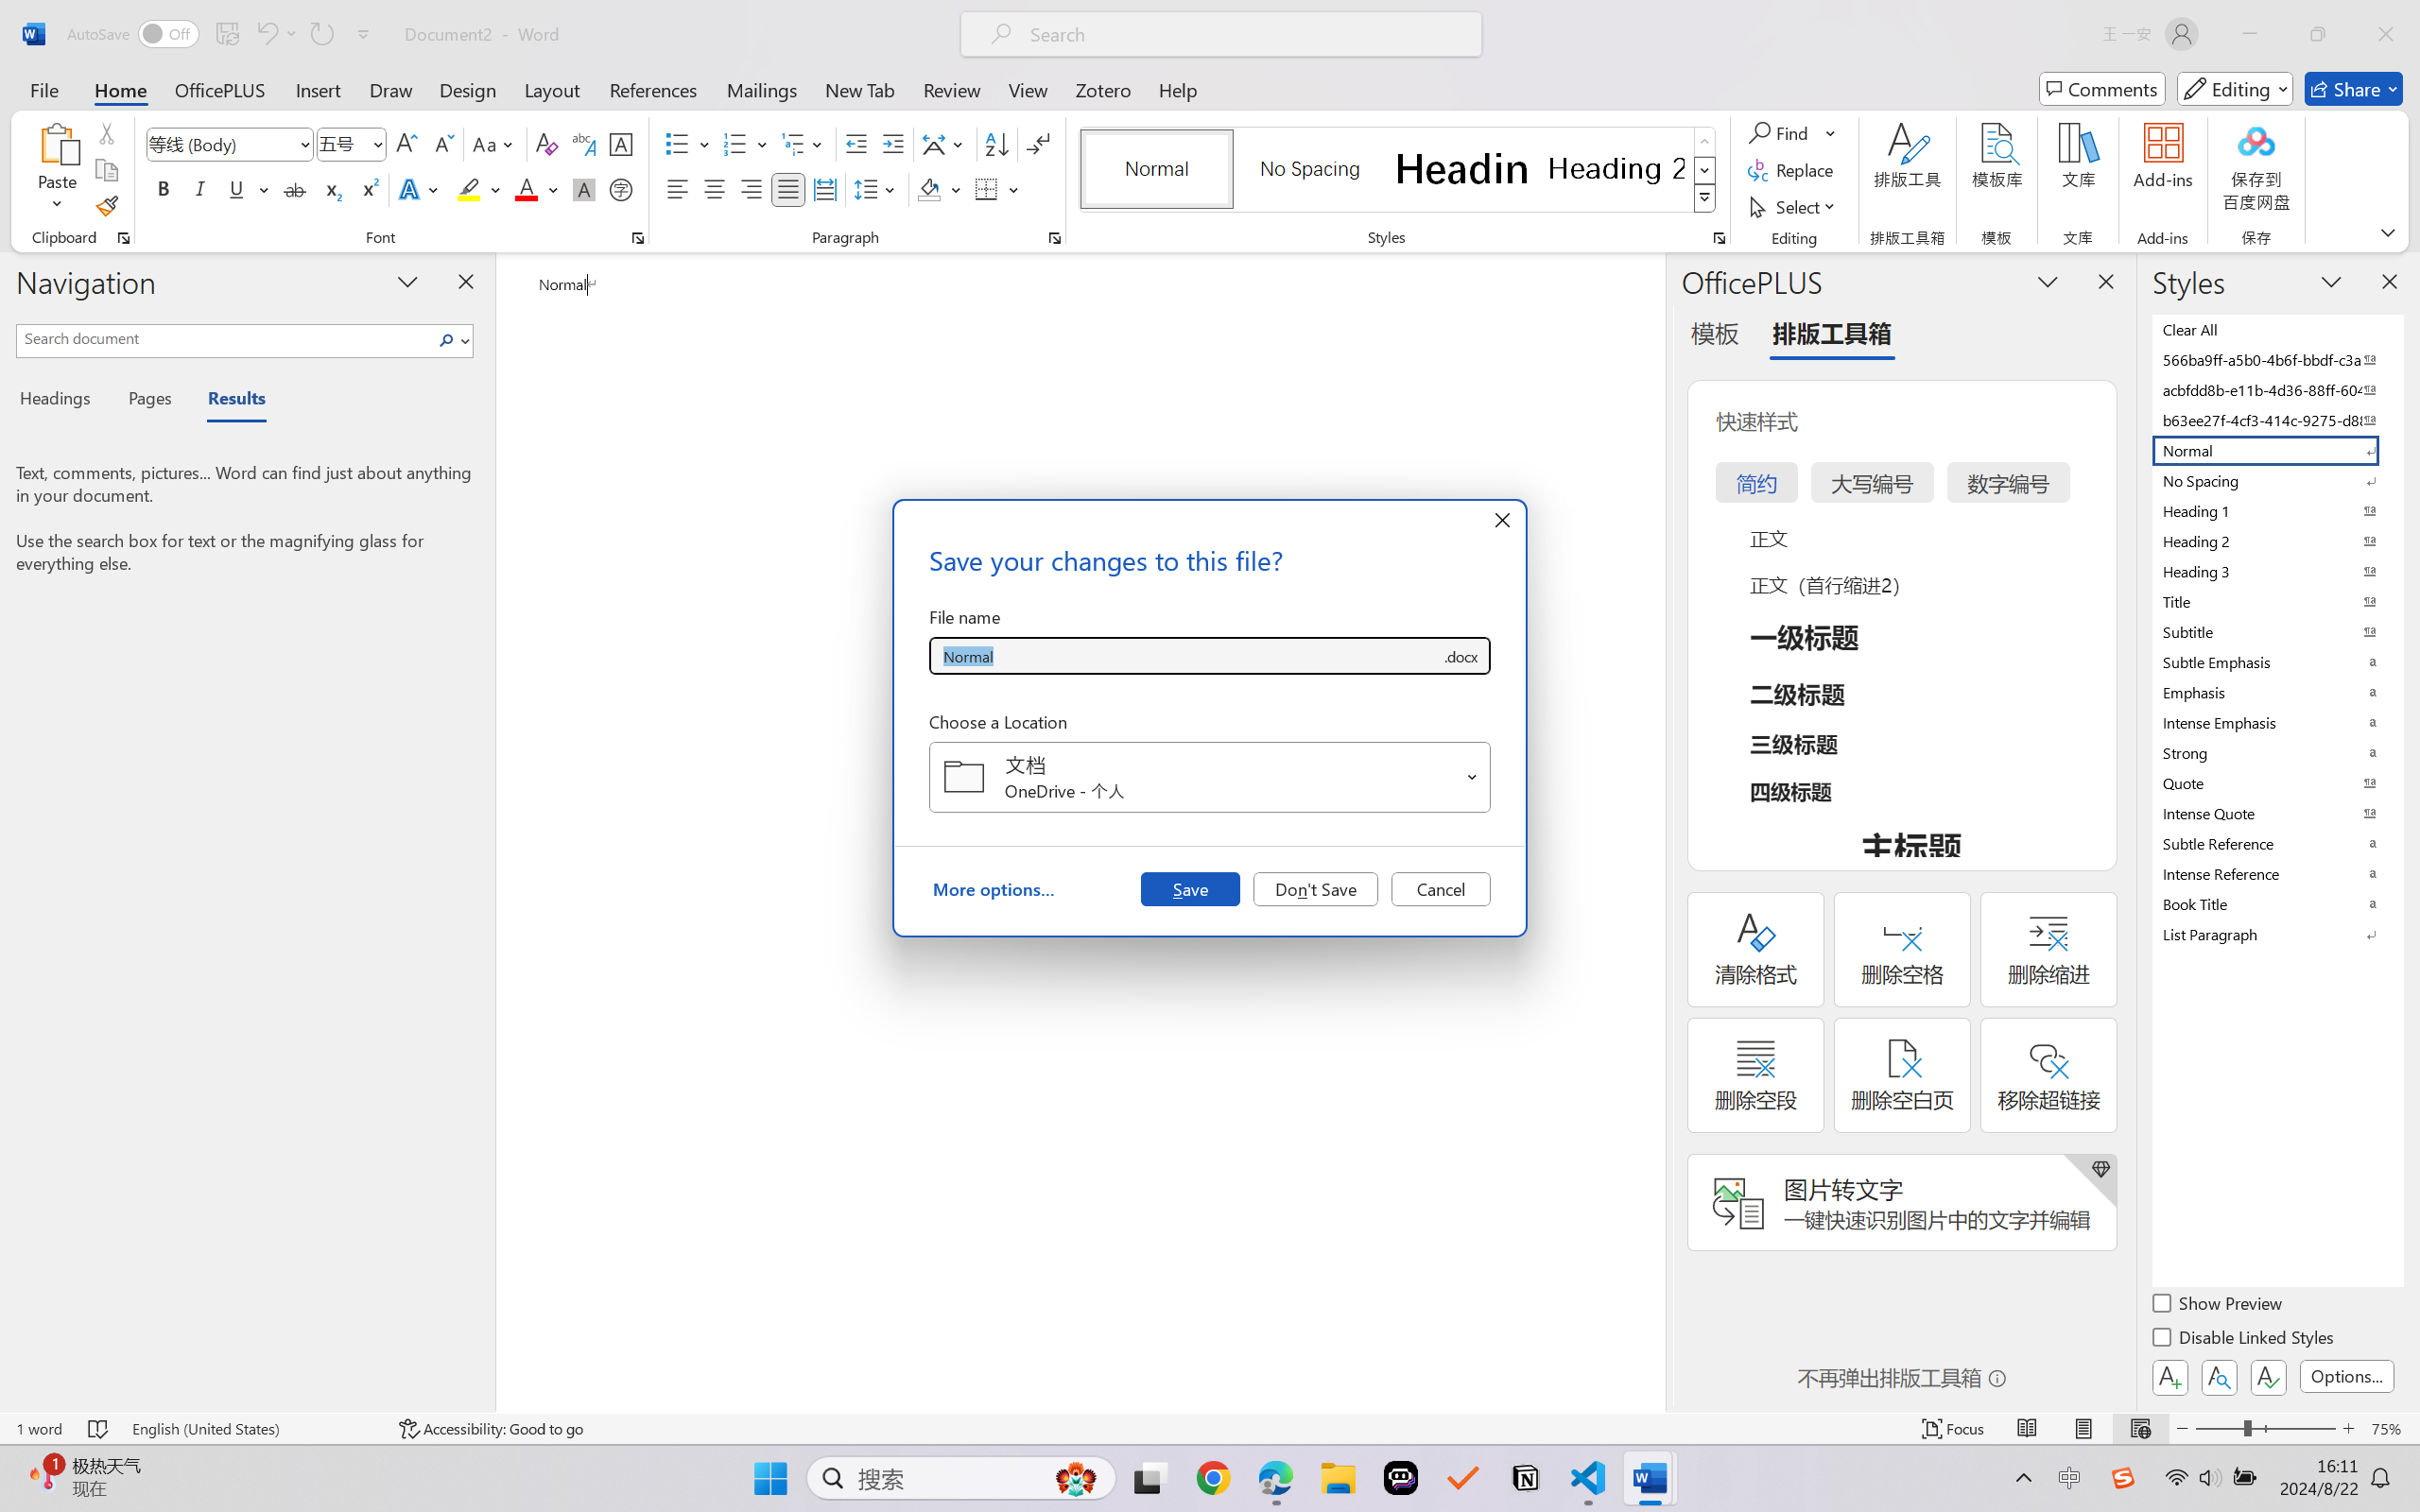  I want to click on 'Heading 3', so click(2275, 570).